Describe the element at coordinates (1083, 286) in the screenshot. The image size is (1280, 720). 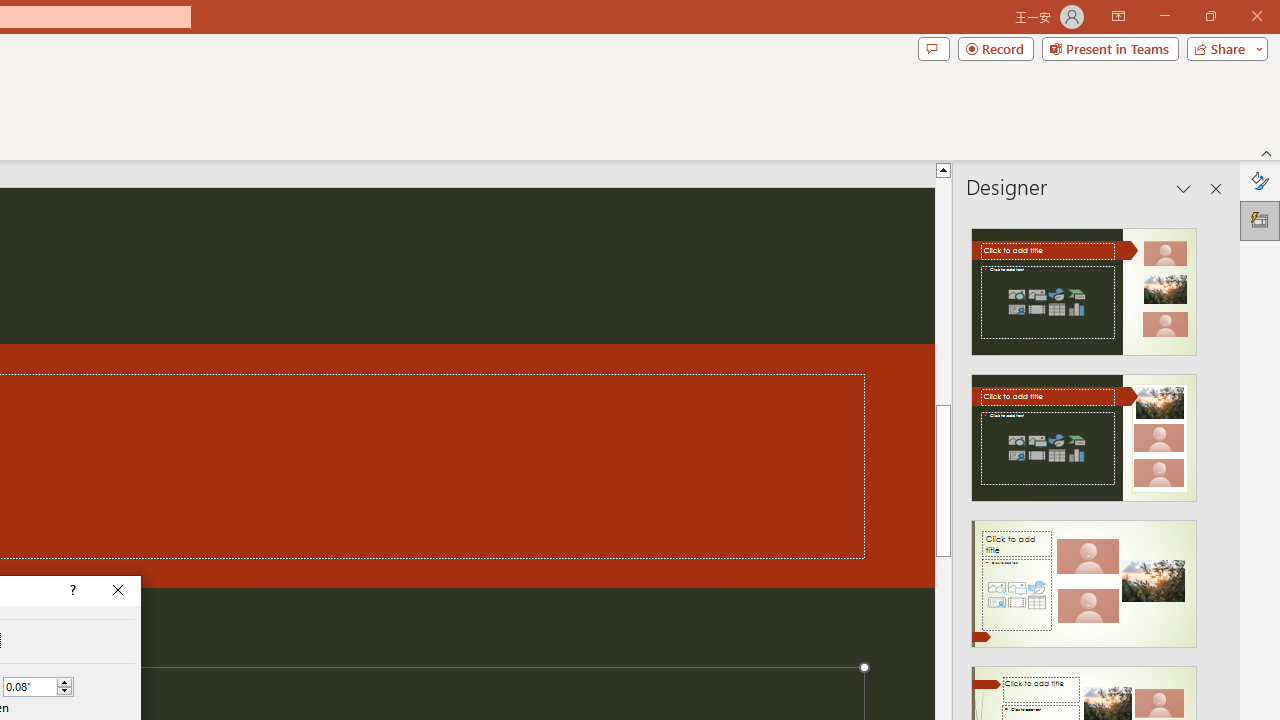
I see `'Recommended Design: Design Idea'` at that location.